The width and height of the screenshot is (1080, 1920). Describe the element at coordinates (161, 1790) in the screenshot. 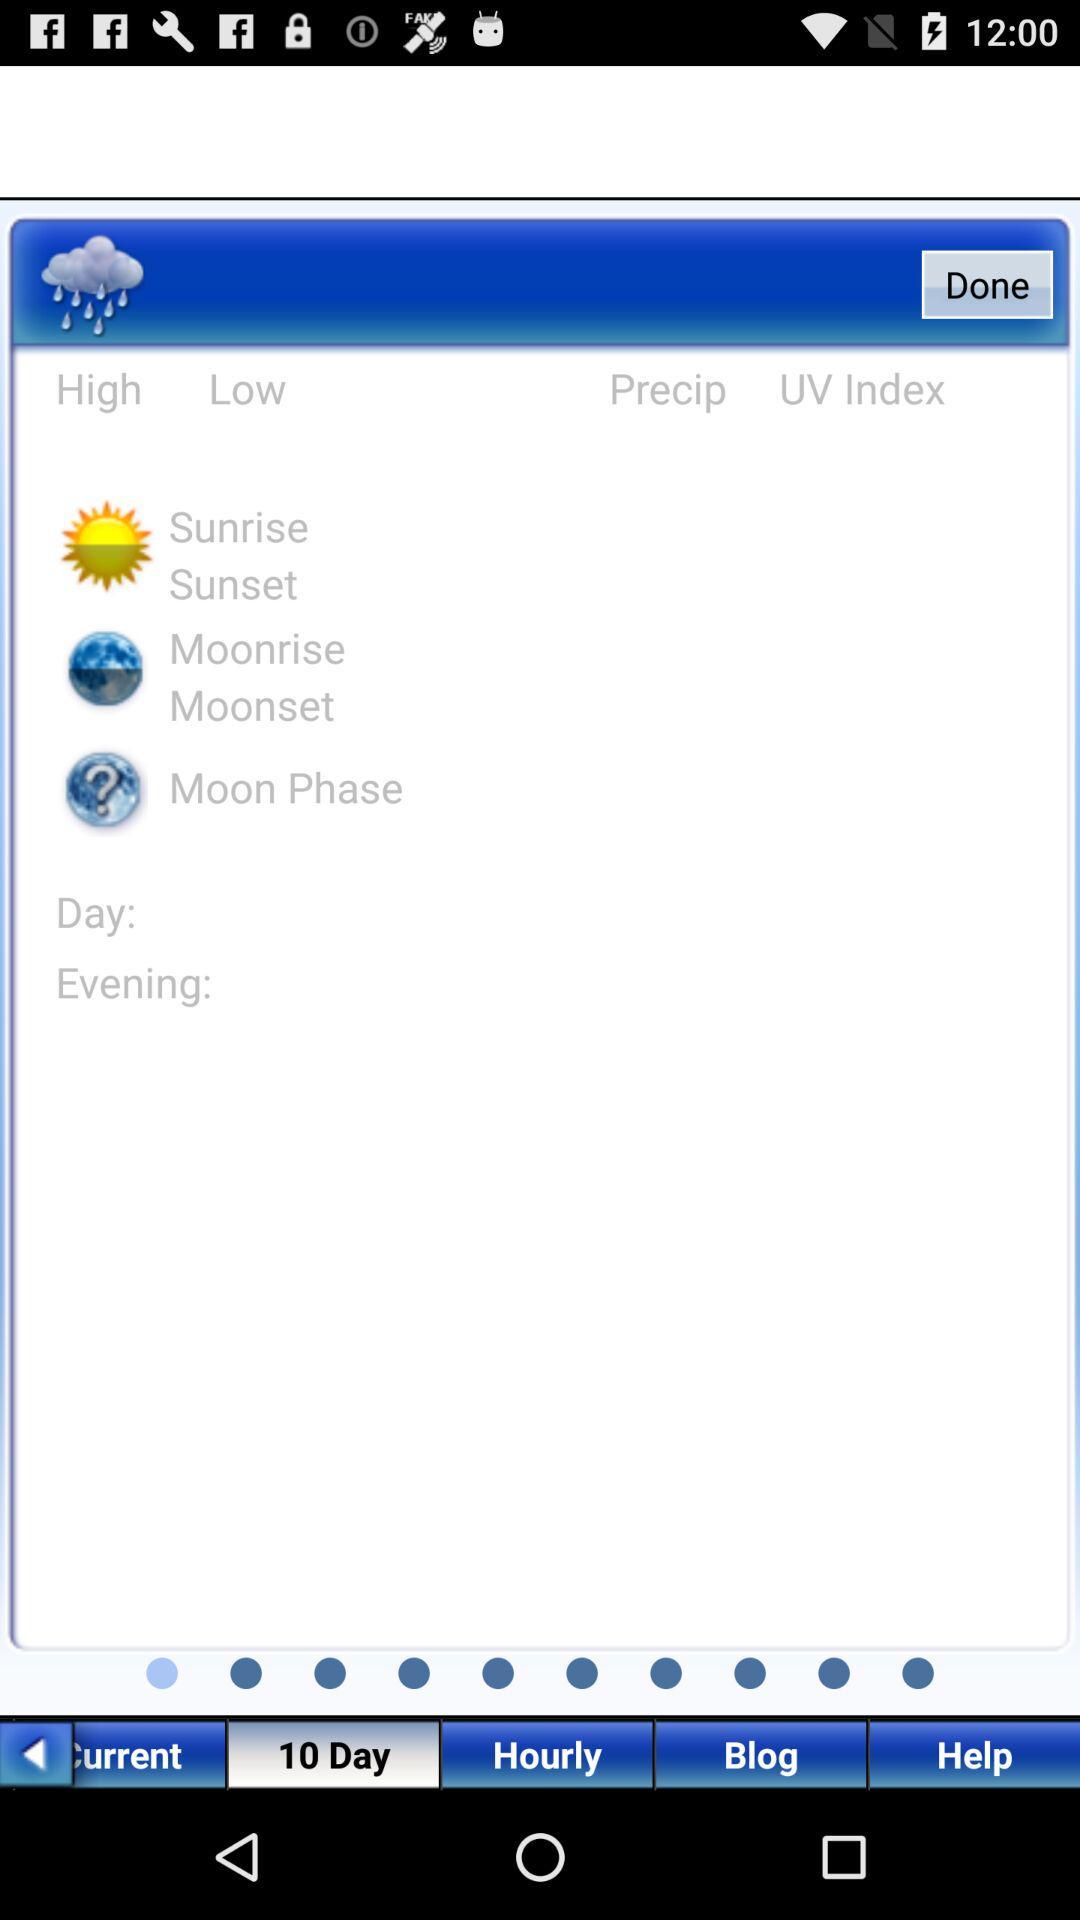

I see `the photo icon` at that location.